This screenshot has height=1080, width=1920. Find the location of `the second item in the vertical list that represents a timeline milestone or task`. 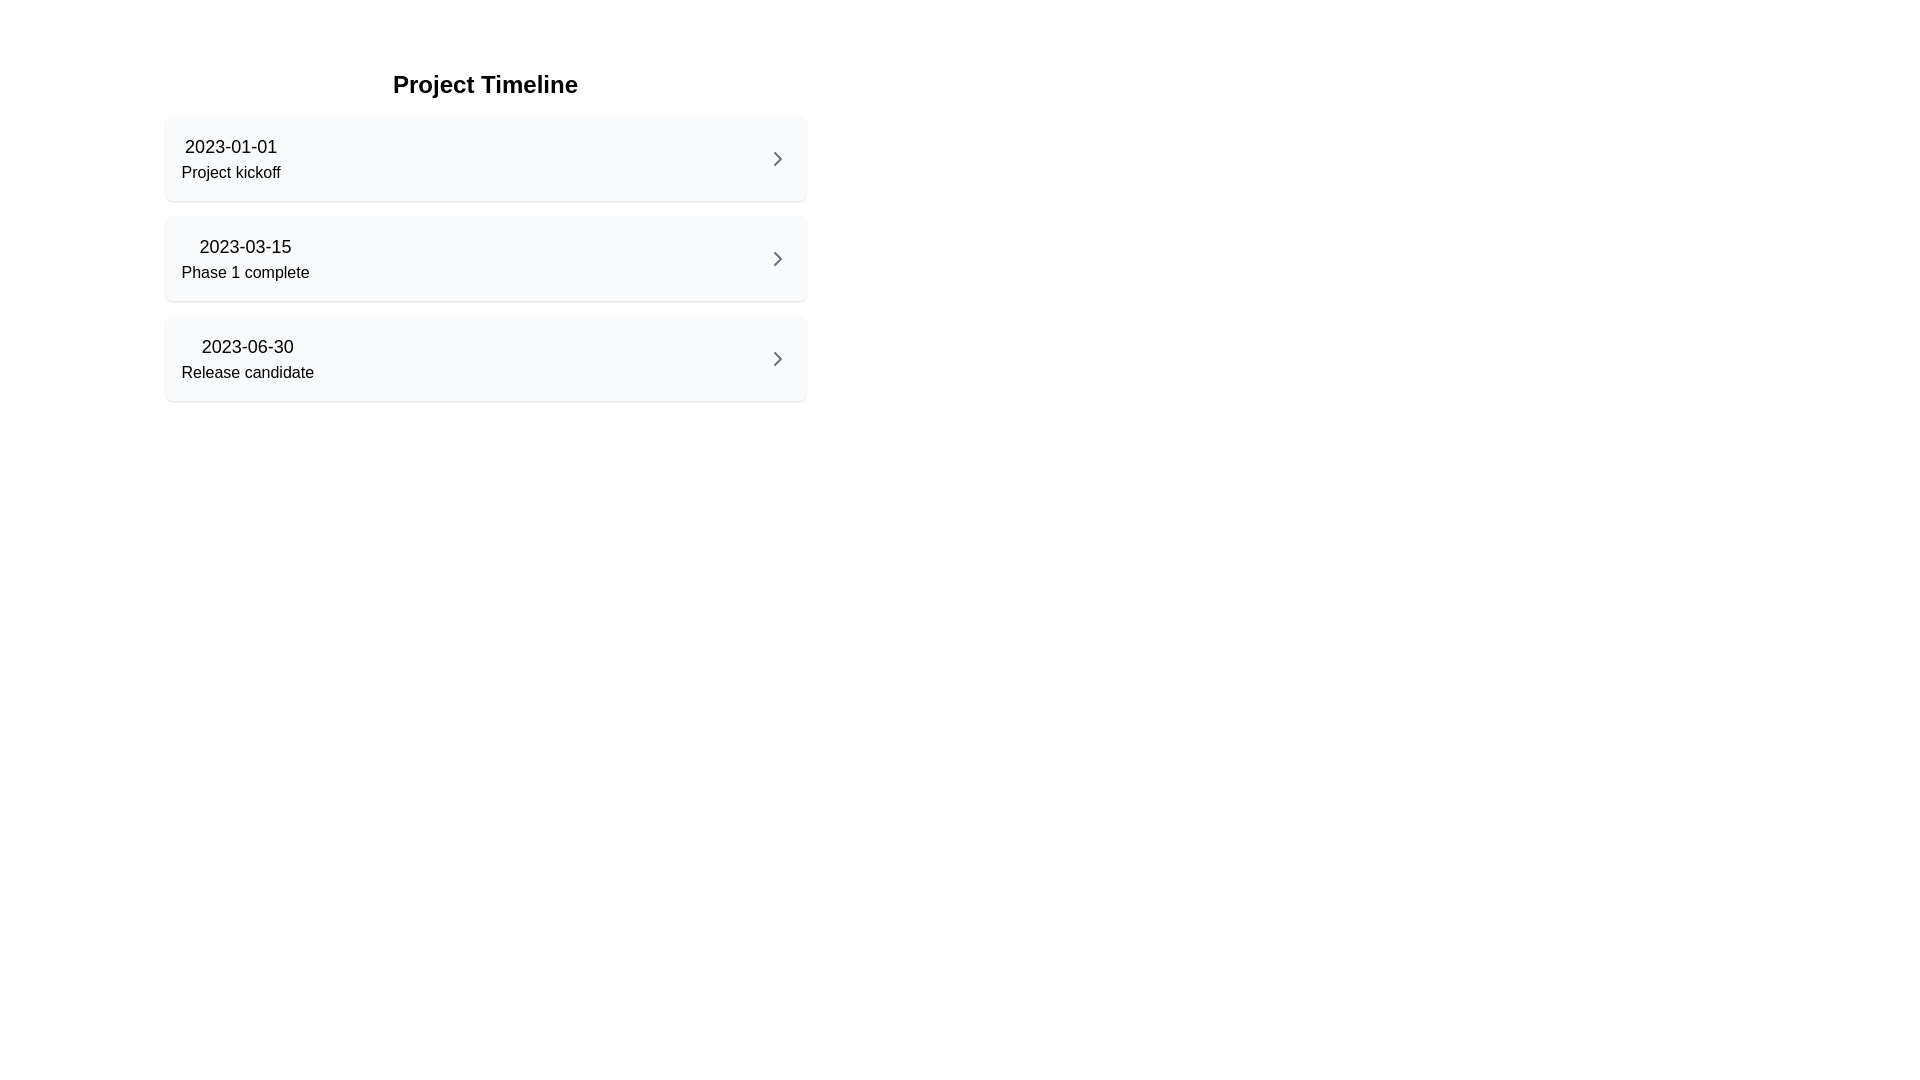

the second item in the vertical list that represents a timeline milestone or task is located at coordinates (485, 257).